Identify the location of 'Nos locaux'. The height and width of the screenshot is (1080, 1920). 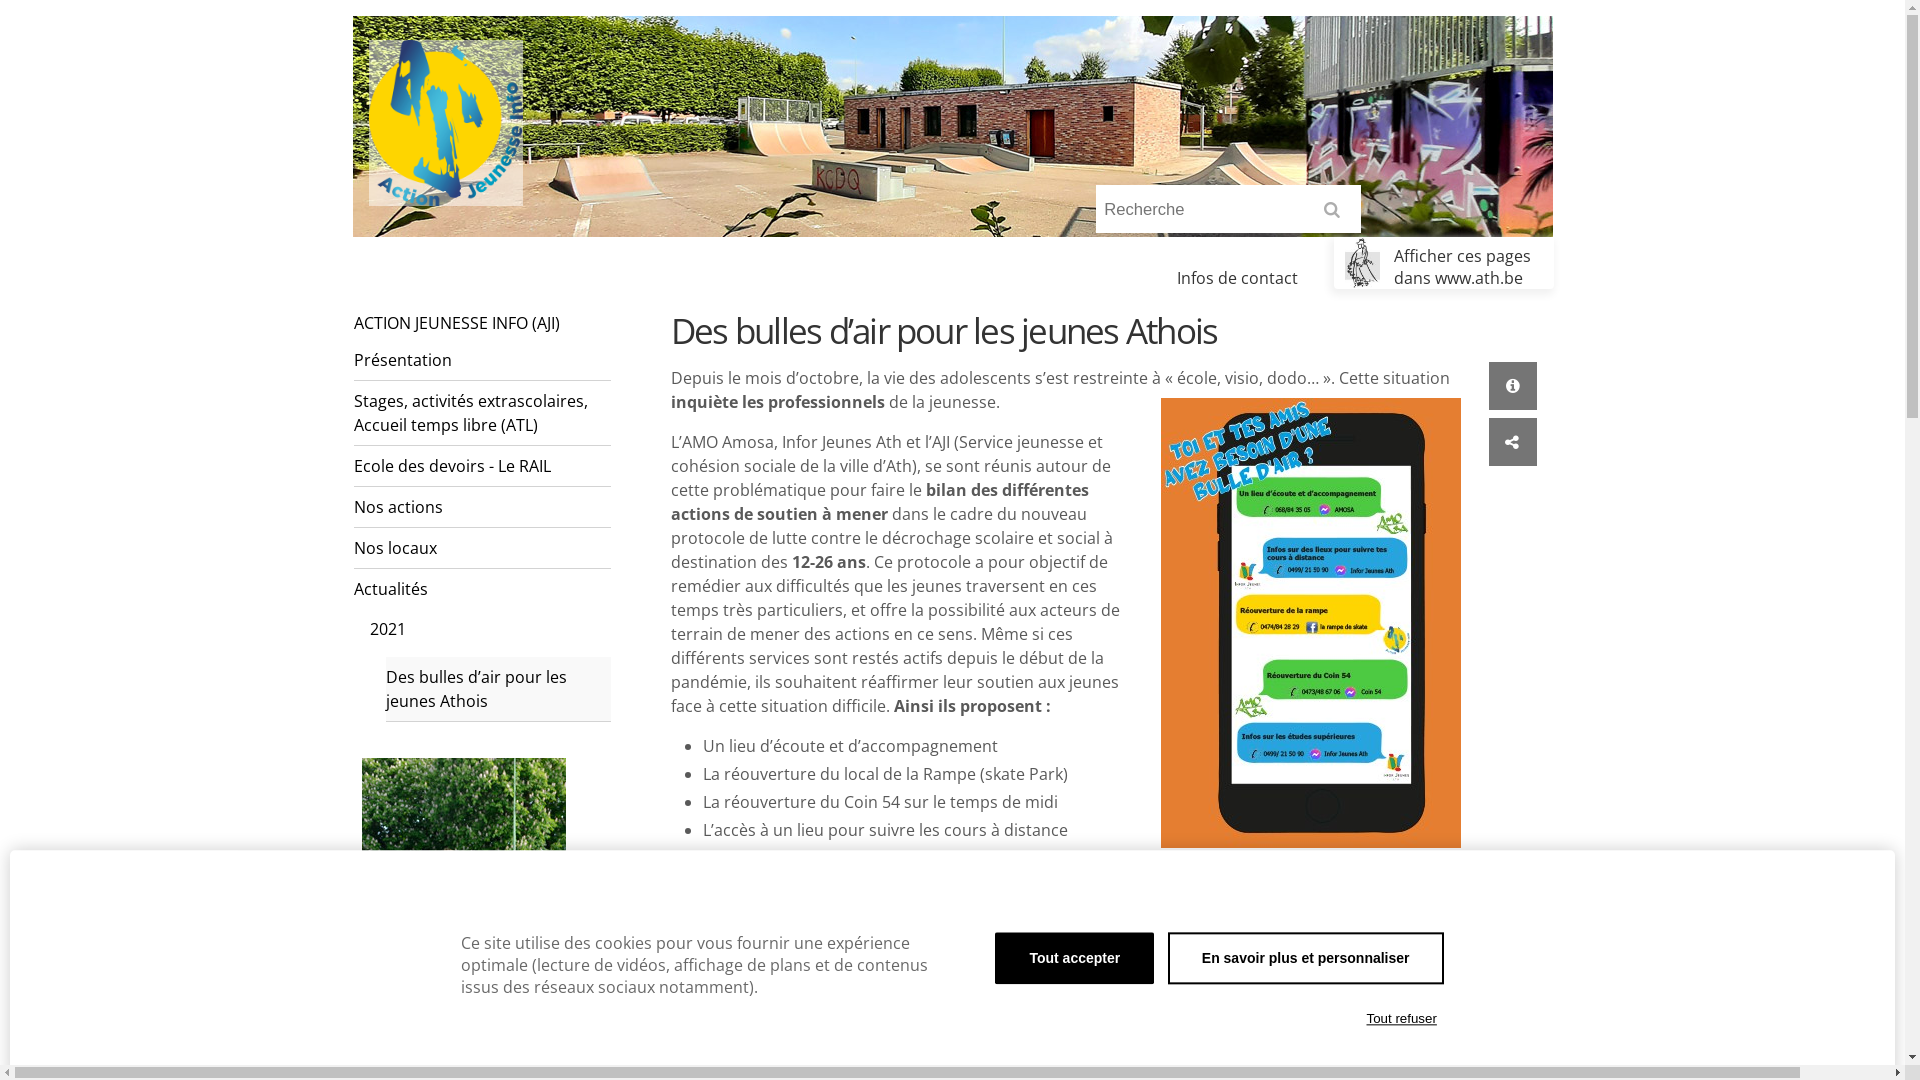
(481, 548).